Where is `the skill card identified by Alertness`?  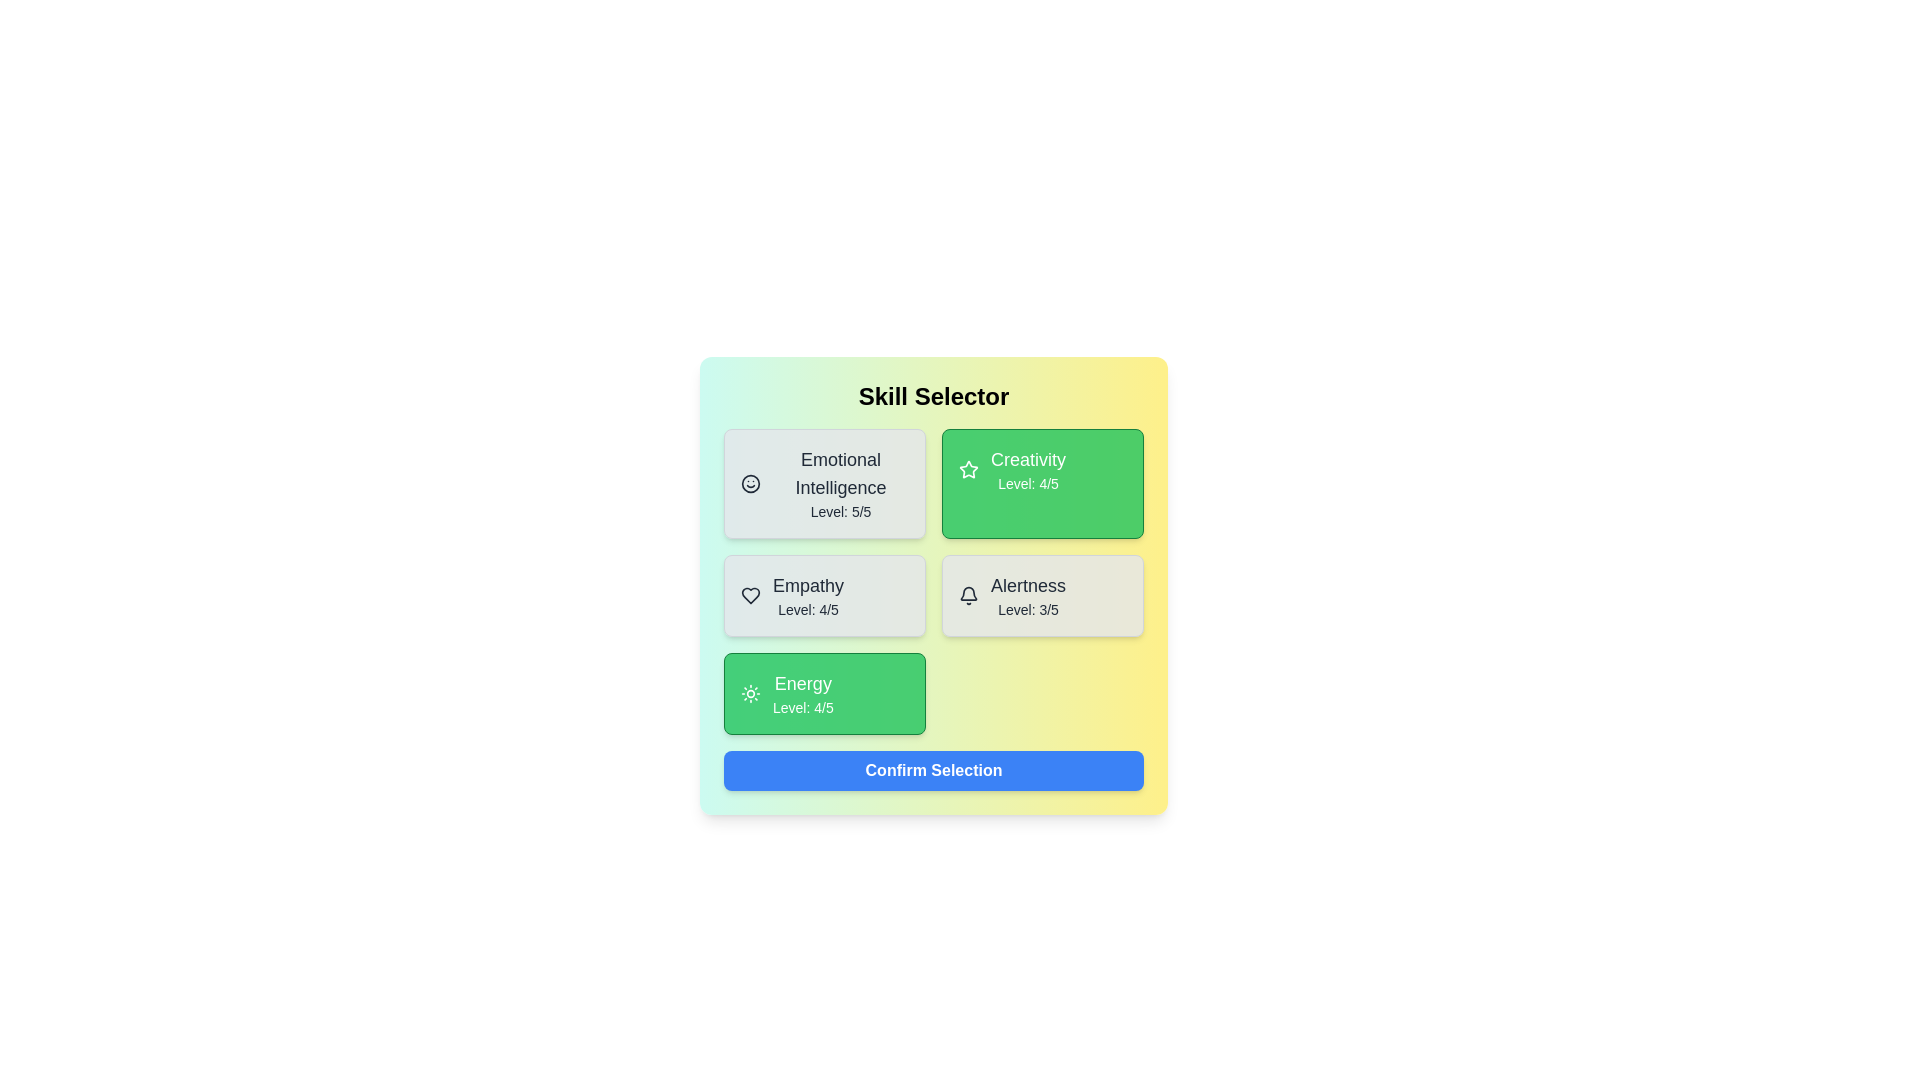
the skill card identified by Alertness is located at coordinates (1041, 595).